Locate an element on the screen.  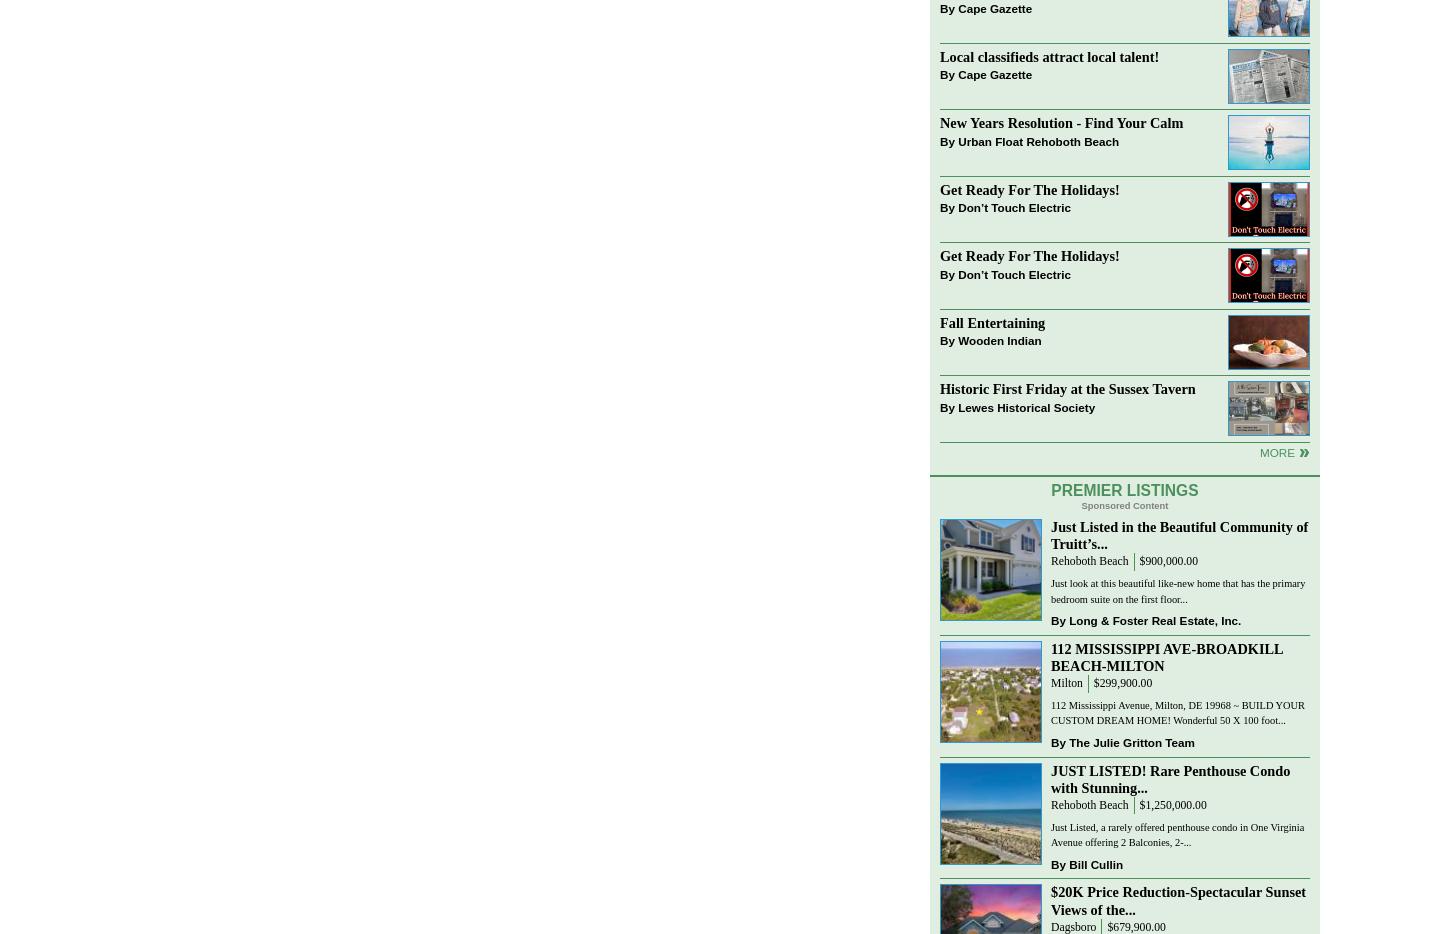
'Historic First Friday at the Sussex Tavern' is located at coordinates (939, 388).